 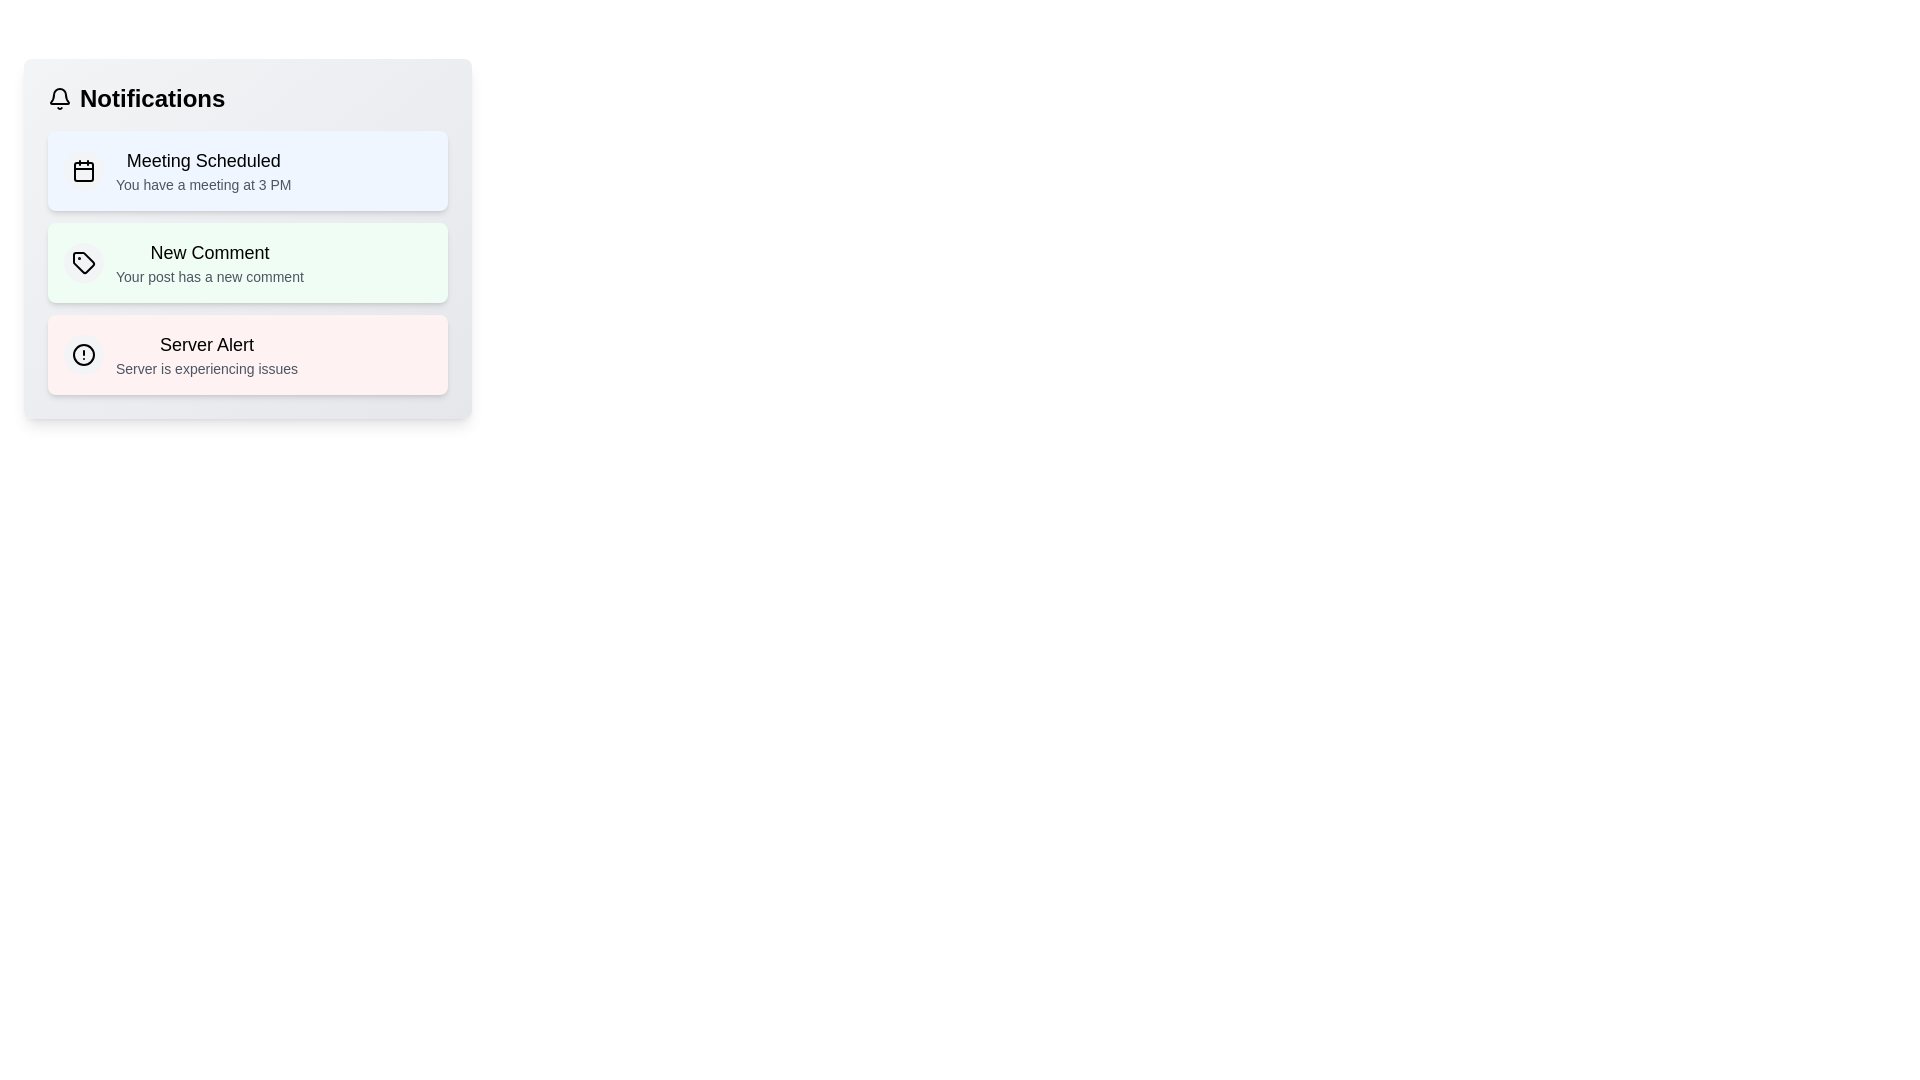 What do you see at coordinates (247, 353) in the screenshot?
I see `the notification titled 'Server Alert' to view its details` at bounding box center [247, 353].